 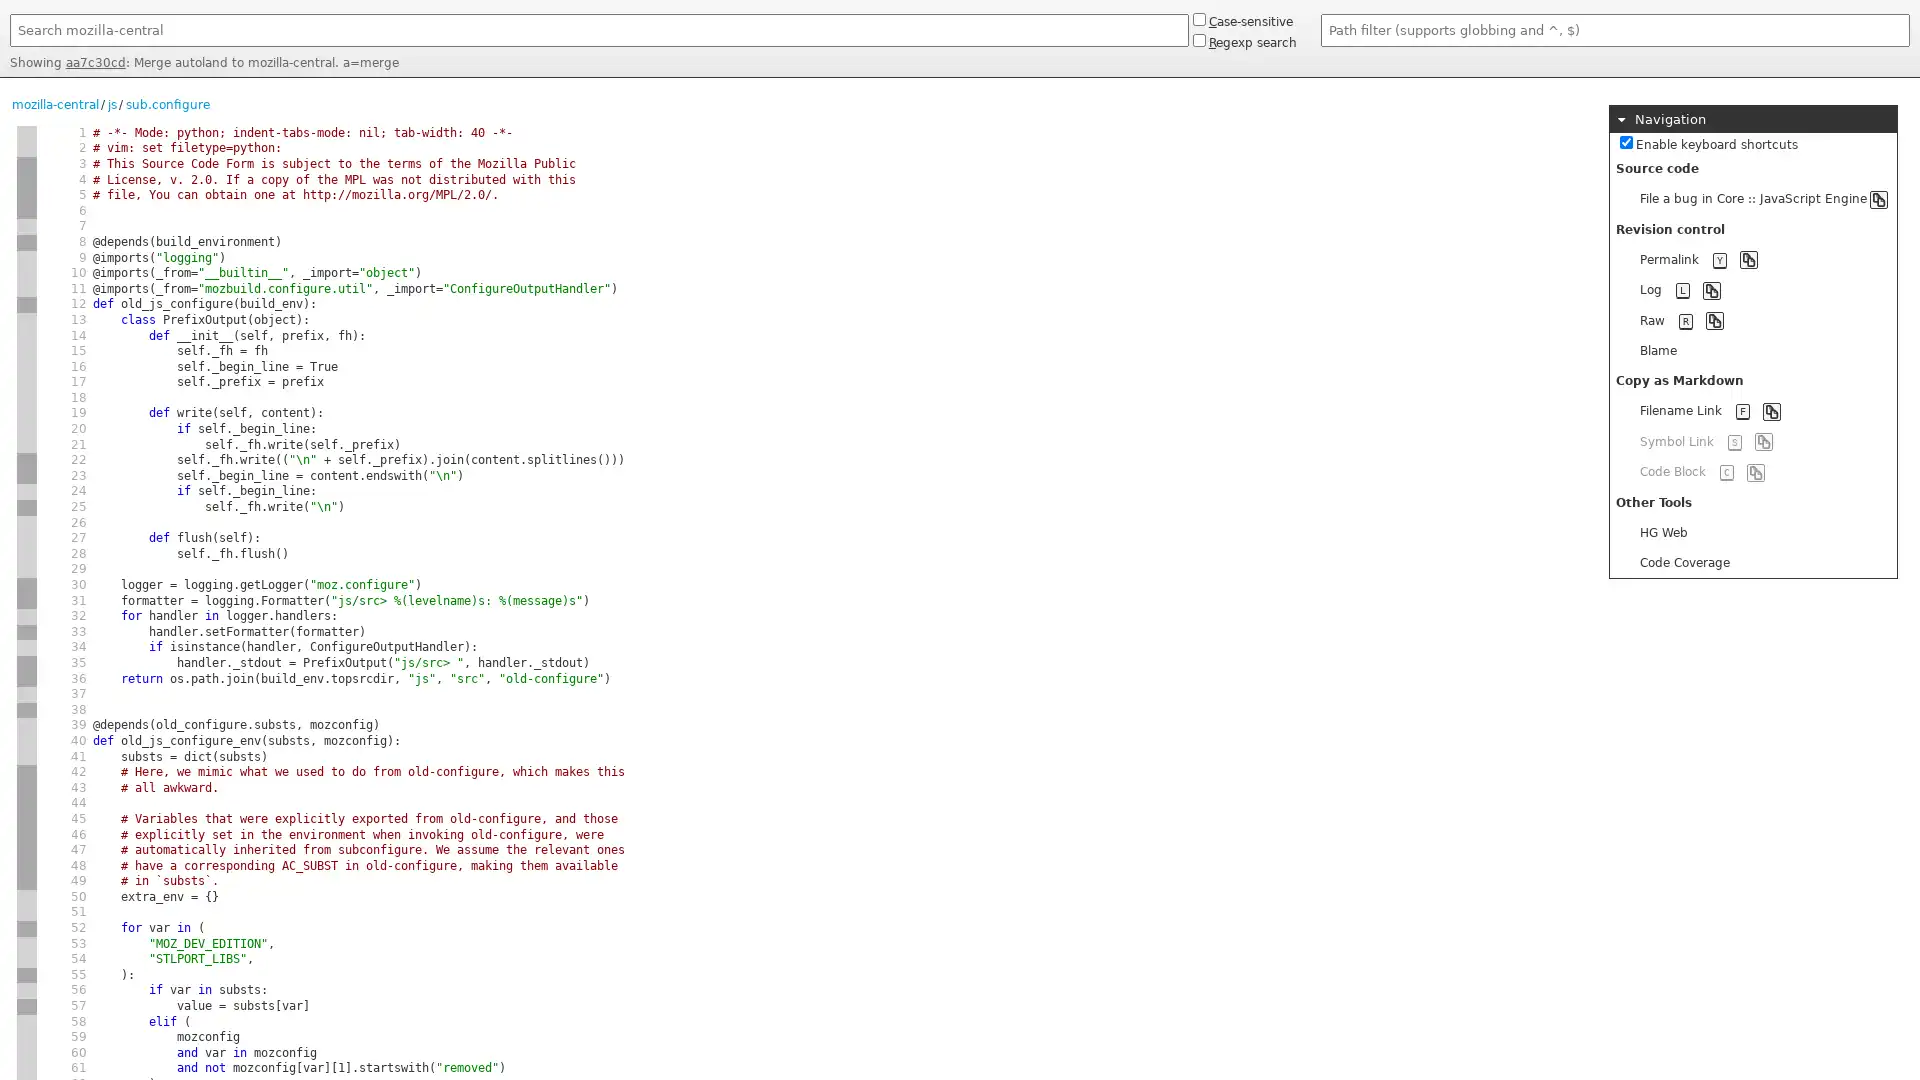 What do you see at coordinates (27, 163) in the screenshot?
I see `new hash 2` at bounding box center [27, 163].